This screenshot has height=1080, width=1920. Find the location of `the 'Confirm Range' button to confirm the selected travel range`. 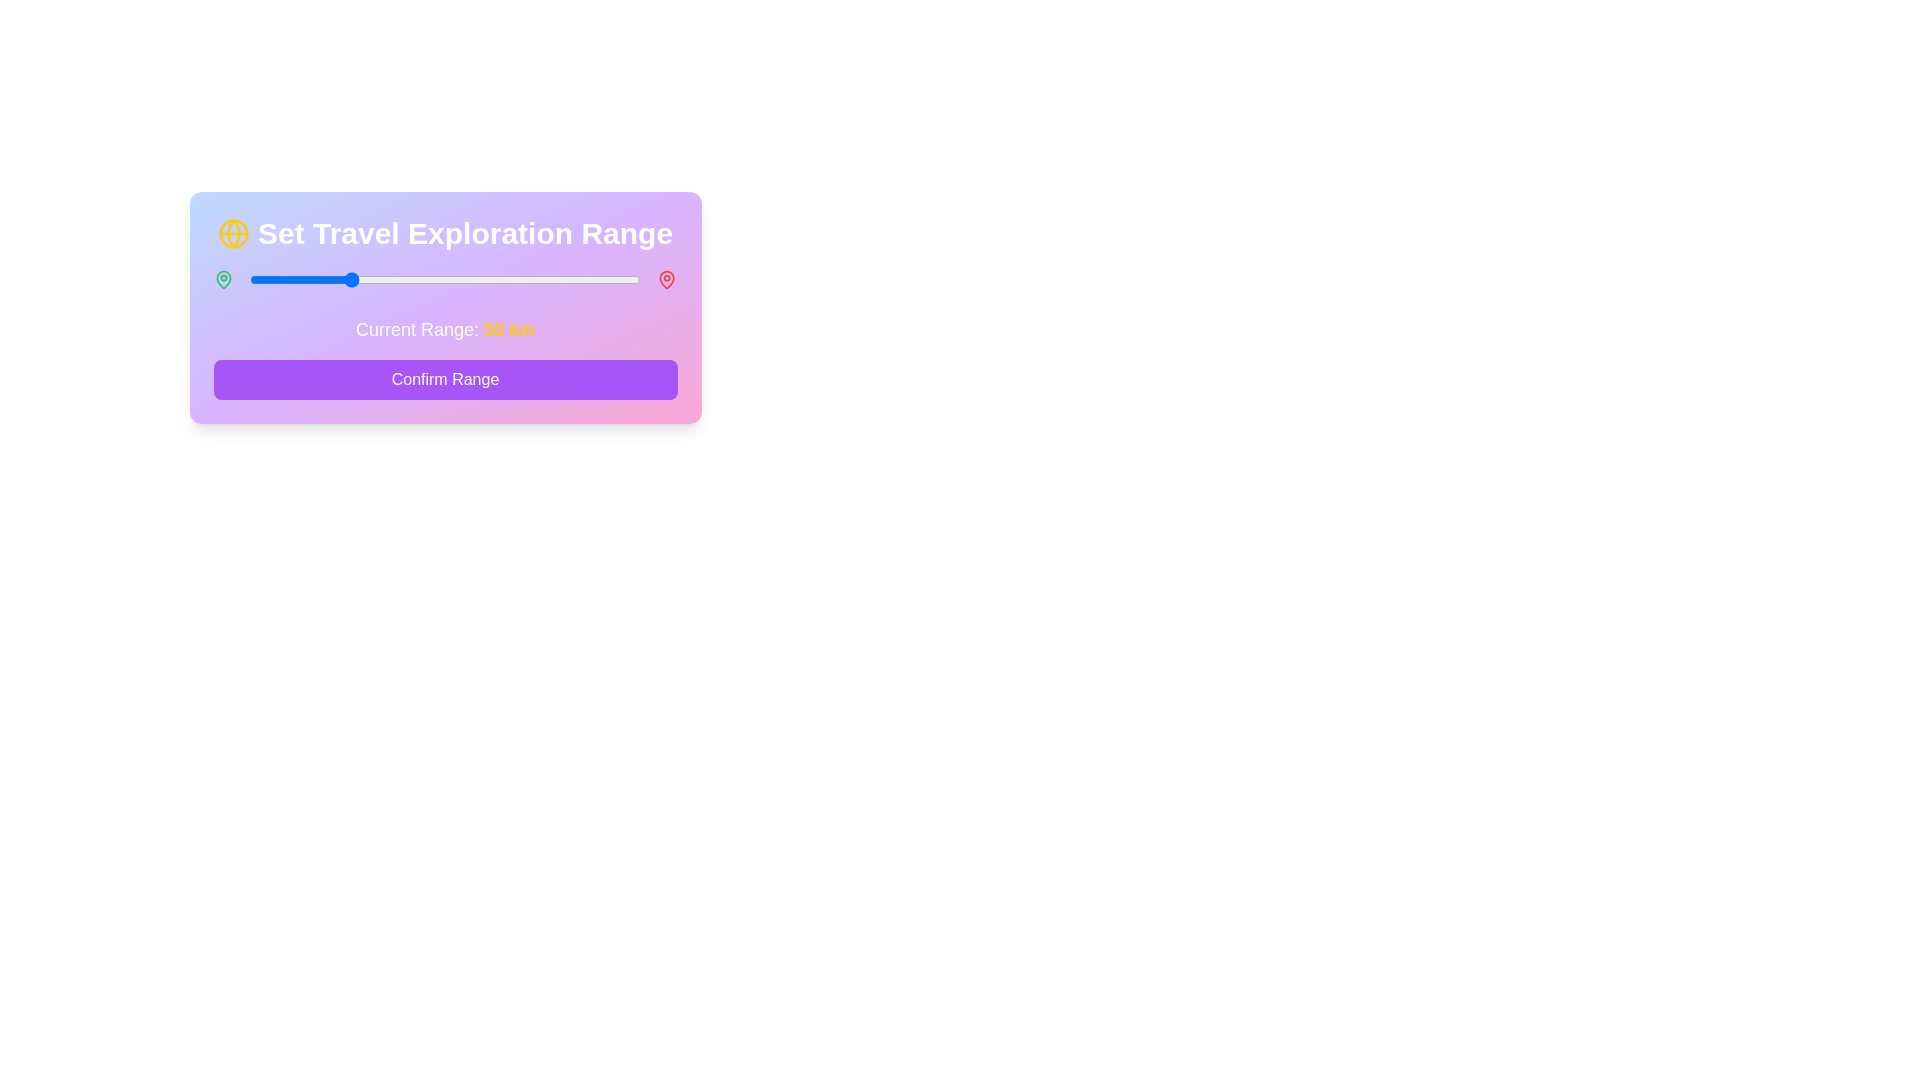

the 'Confirm Range' button to confirm the selected travel range is located at coordinates (444, 380).